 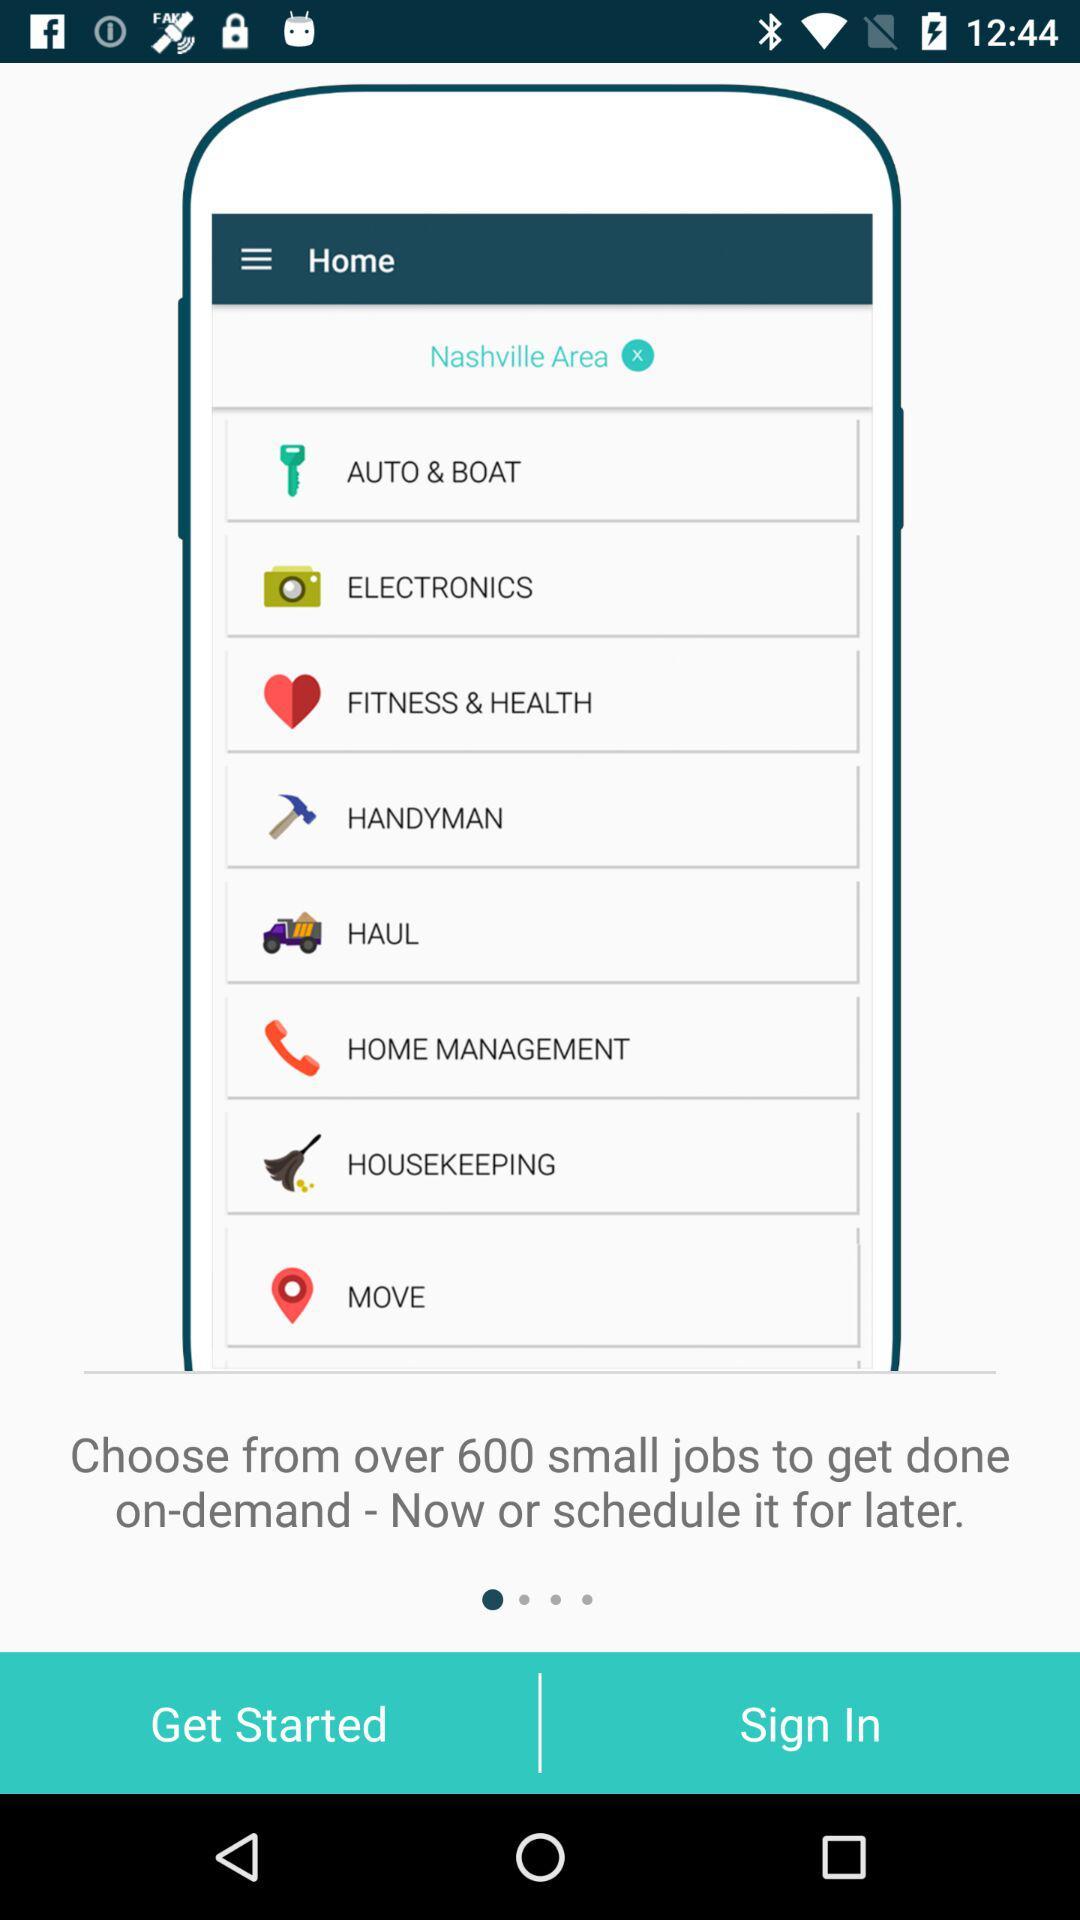 What do you see at coordinates (268, 1722) in the screenshot?
I see `the get started at the bottom left corner` at bounding box center [268, 1722].